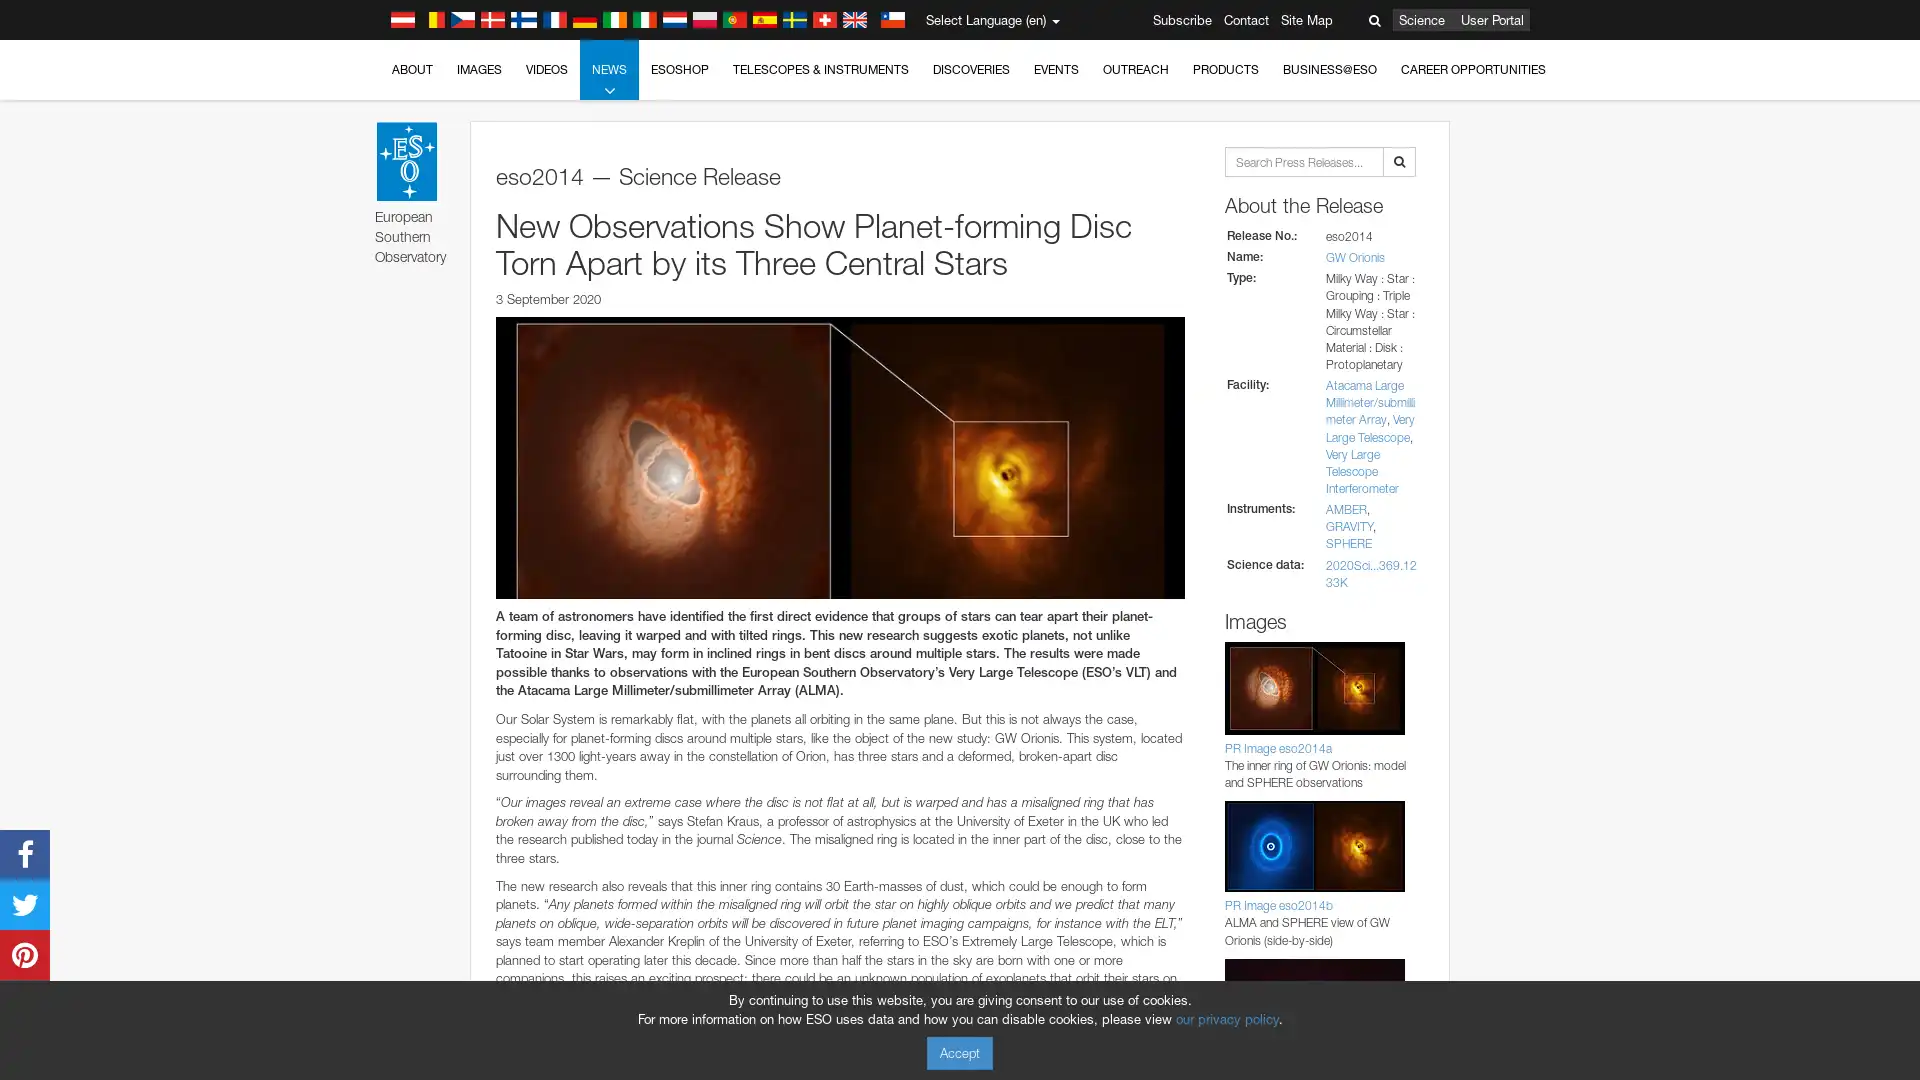 The height and width of the screenshot is (1080, 1920). What do you see at coordinates (960, 1052) in the screenshot?
I see `Accept` at bounding box center [960, 1052].